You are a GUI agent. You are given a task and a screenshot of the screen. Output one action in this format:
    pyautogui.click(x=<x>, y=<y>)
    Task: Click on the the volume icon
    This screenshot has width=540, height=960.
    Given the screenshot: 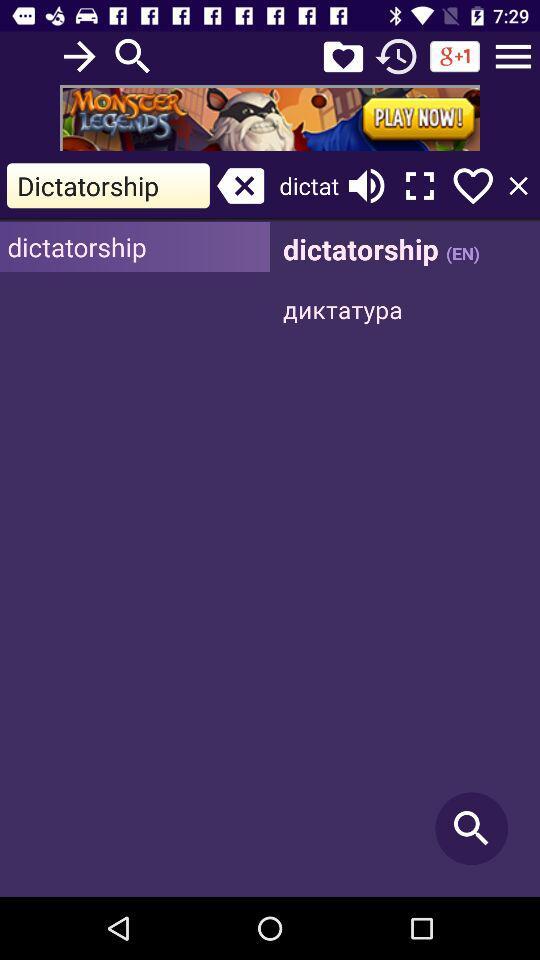 What is the action you would take?
    pyautogui.click(x=365, y=185)
    